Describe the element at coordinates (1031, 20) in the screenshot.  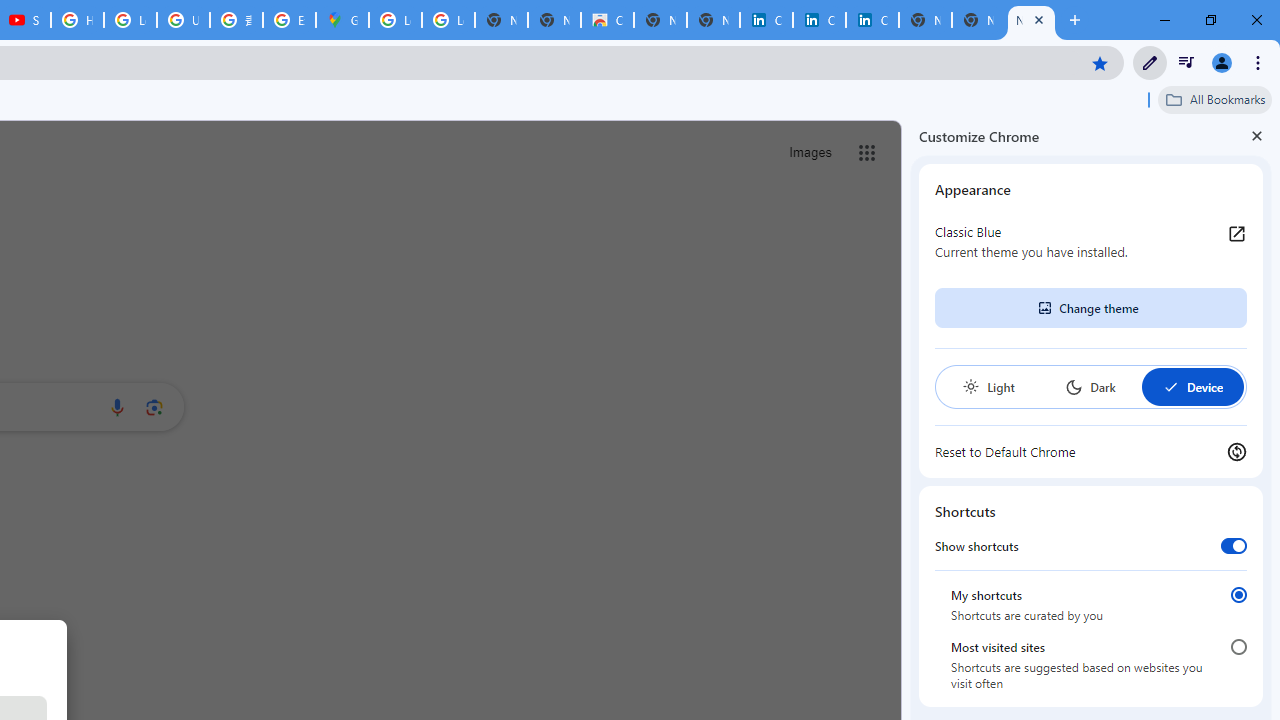
I see `'New Tab'` at that location.